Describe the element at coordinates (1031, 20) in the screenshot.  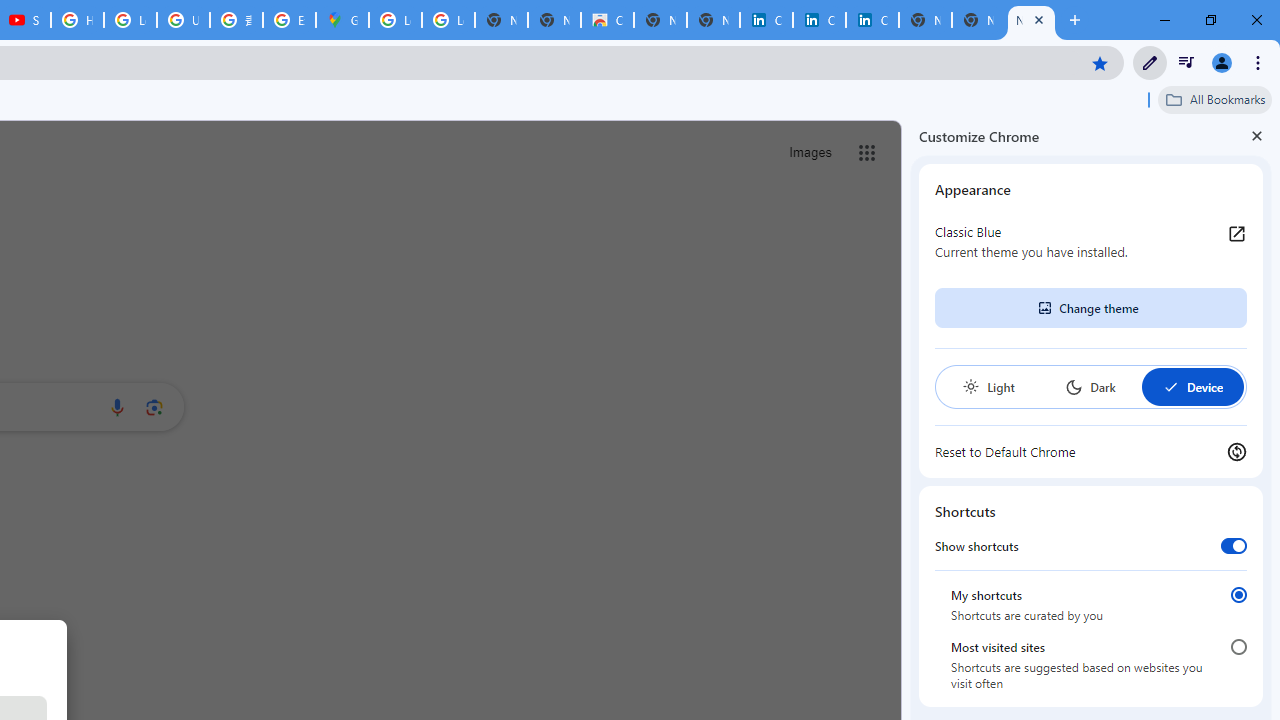
I see `'New Tab'` at that location.